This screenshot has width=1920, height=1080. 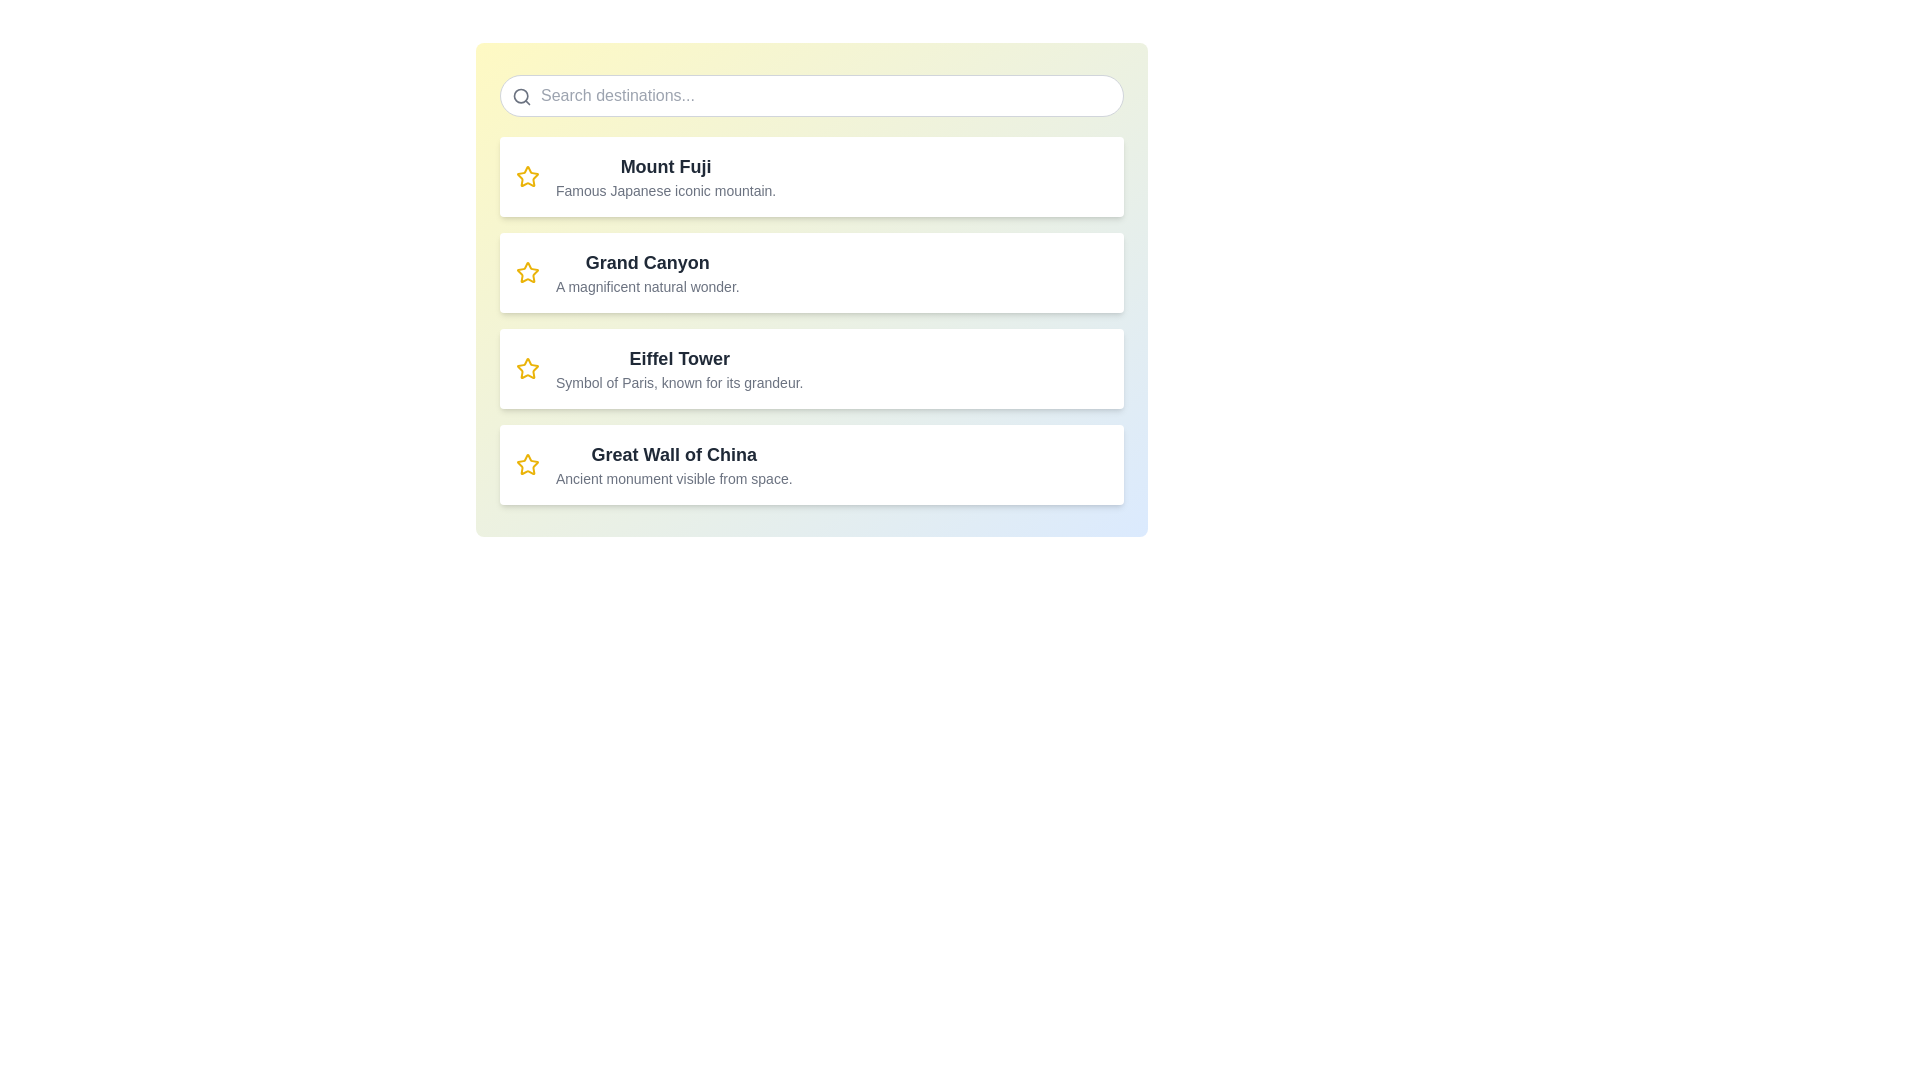 I want to click on the List item displaying information about the Eiffel Tower, so click(x=679, y=369).